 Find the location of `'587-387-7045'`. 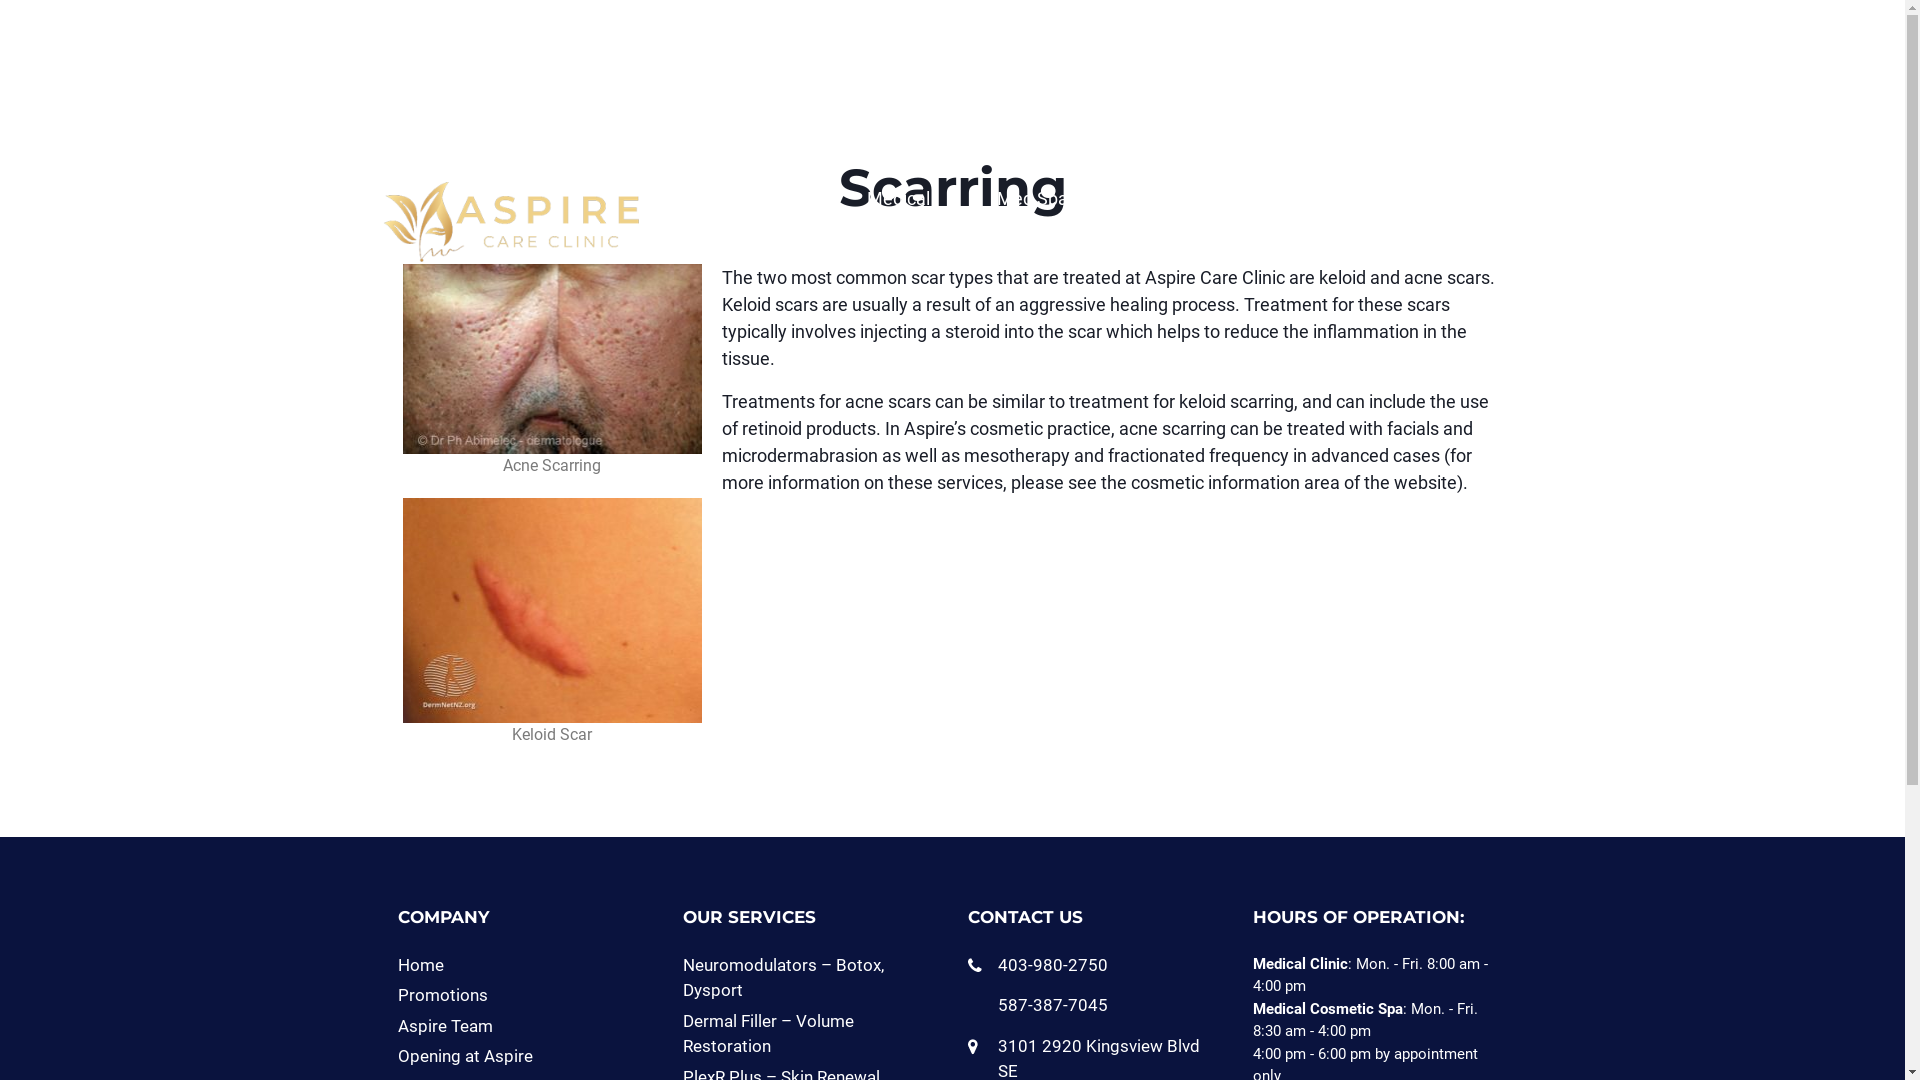

'587-387-7045' is located at coordinates (998, 1005).